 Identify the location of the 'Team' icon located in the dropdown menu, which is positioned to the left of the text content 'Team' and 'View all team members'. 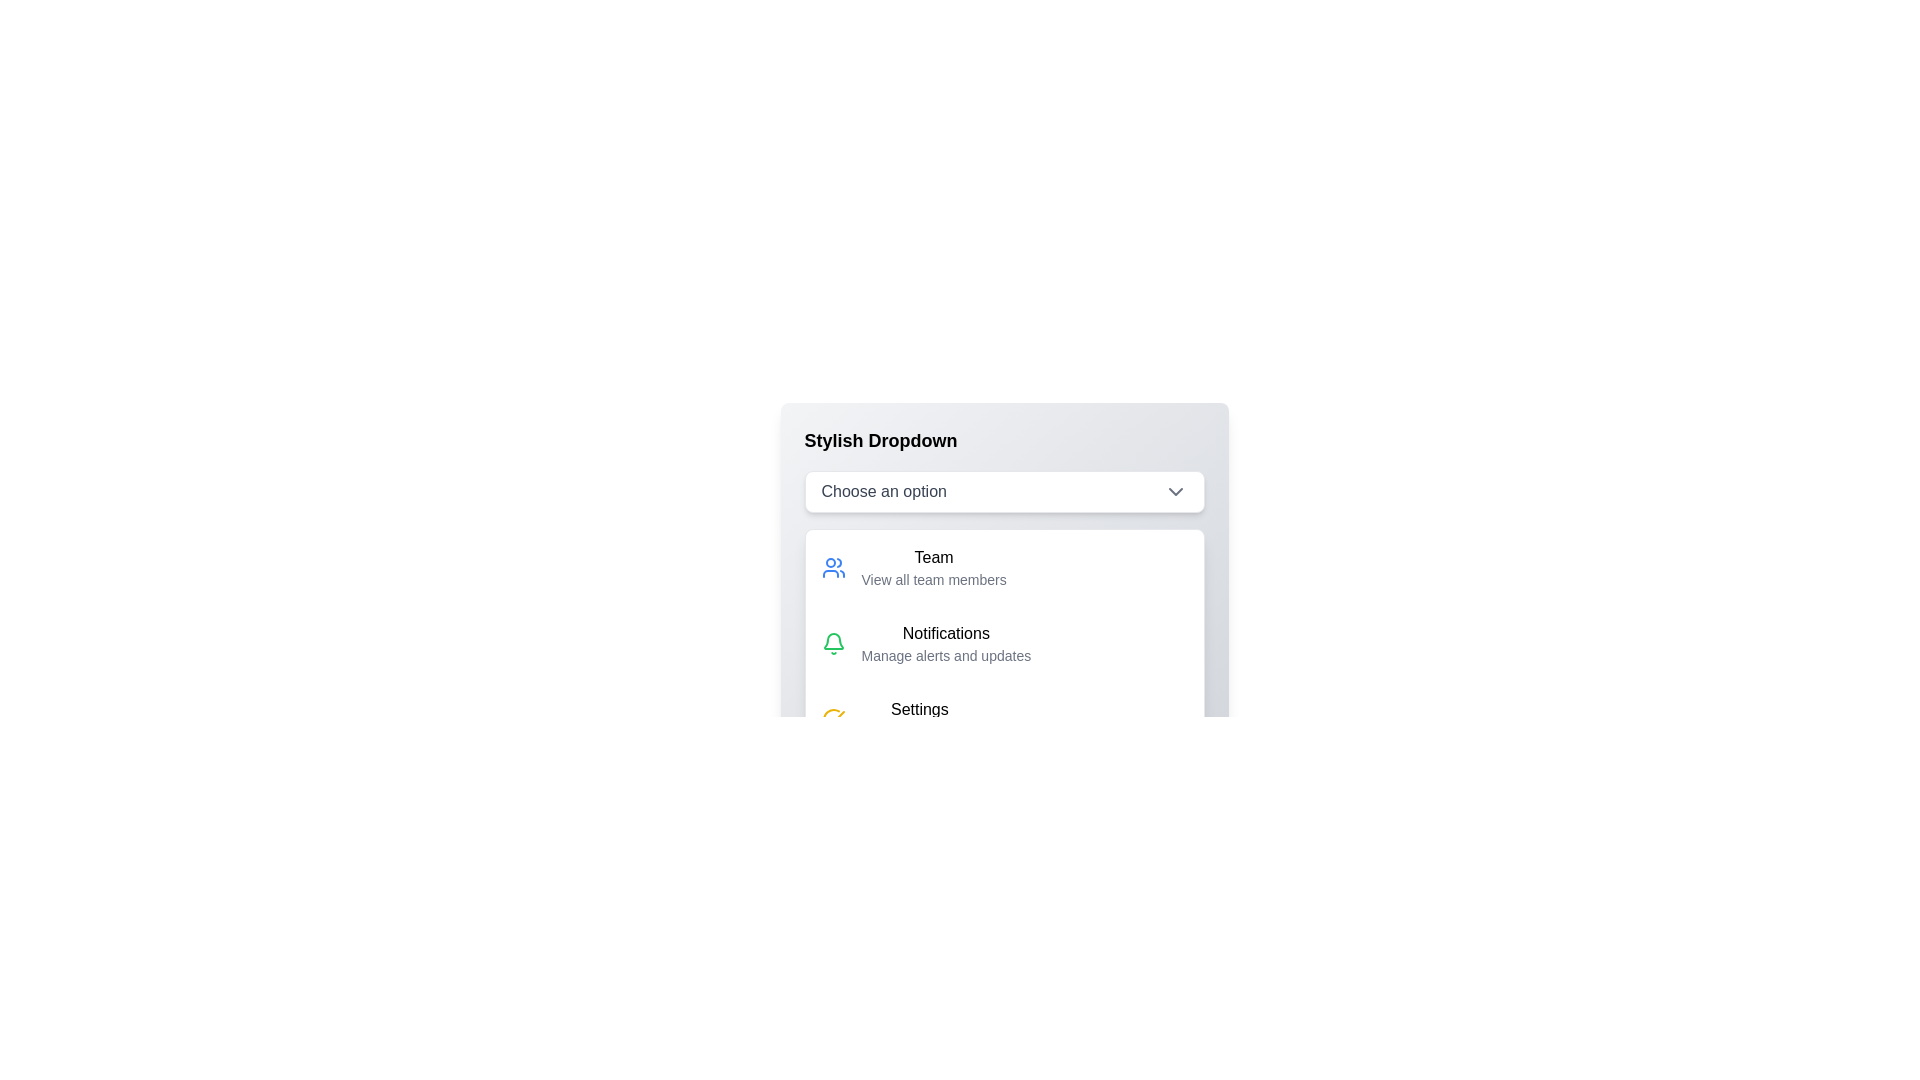
(833, 567).